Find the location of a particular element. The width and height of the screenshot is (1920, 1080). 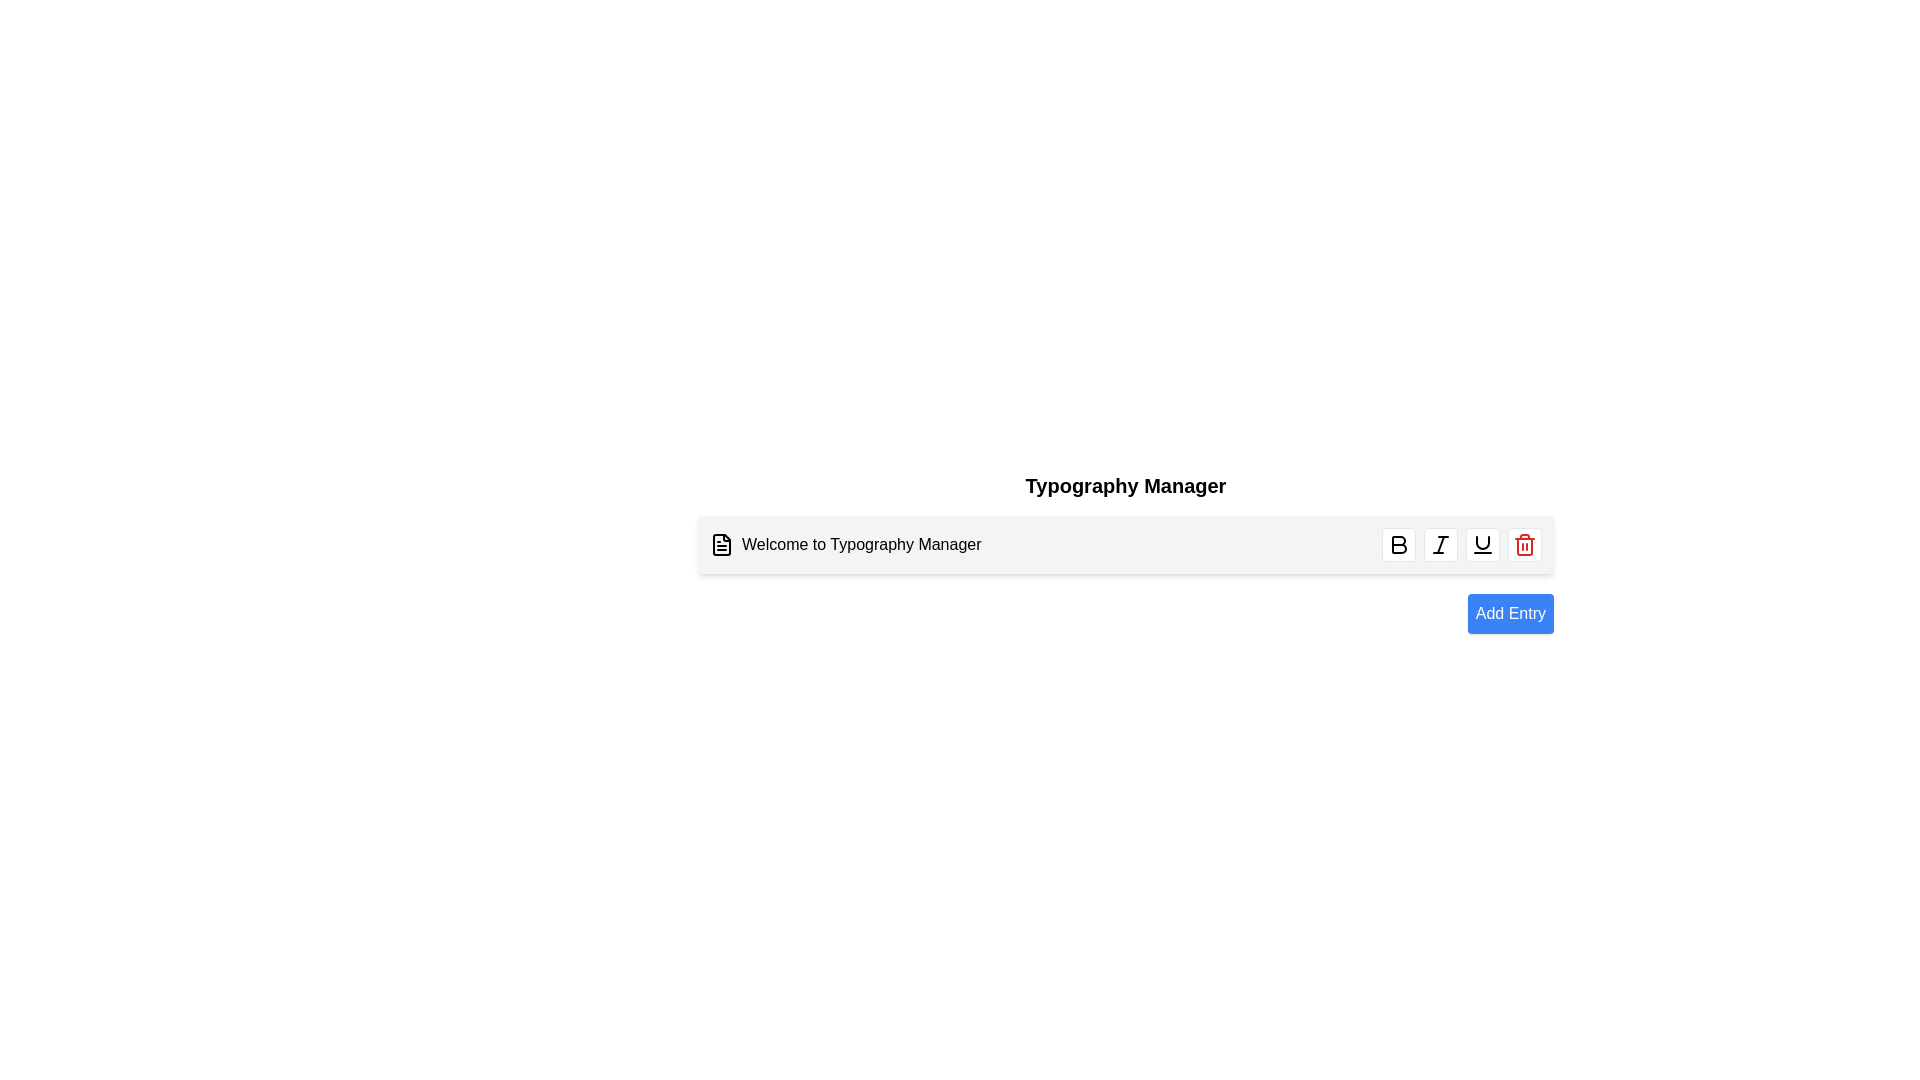

the italic formatting button, which has a white background, rounded edges, and features a bold, italicized 'I' symbol, located between the 'Bold' and 'Underline' icons in the toolbar below the 'Welcome to Typography Manager' text is located at coordinates (1440, 544).